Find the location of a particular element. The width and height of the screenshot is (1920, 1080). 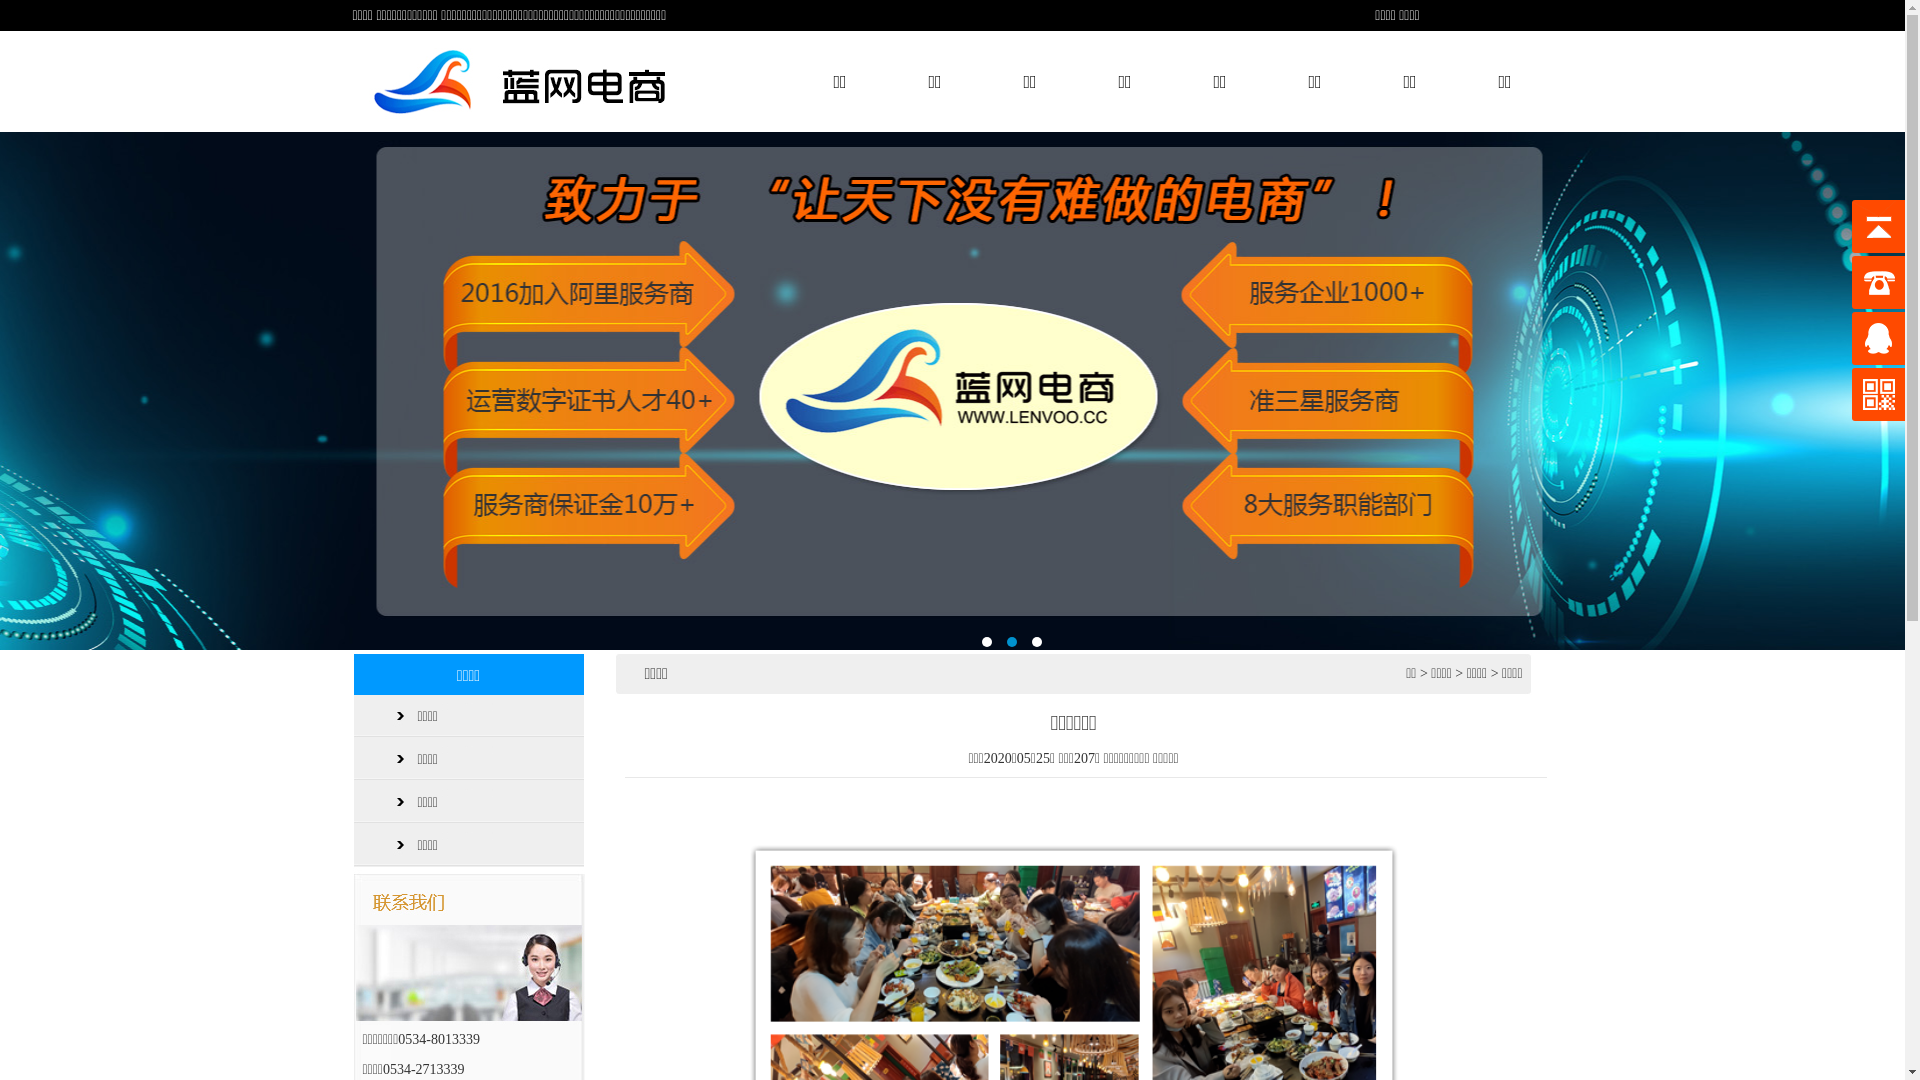

'3' is located at coordinates (1036, 641).